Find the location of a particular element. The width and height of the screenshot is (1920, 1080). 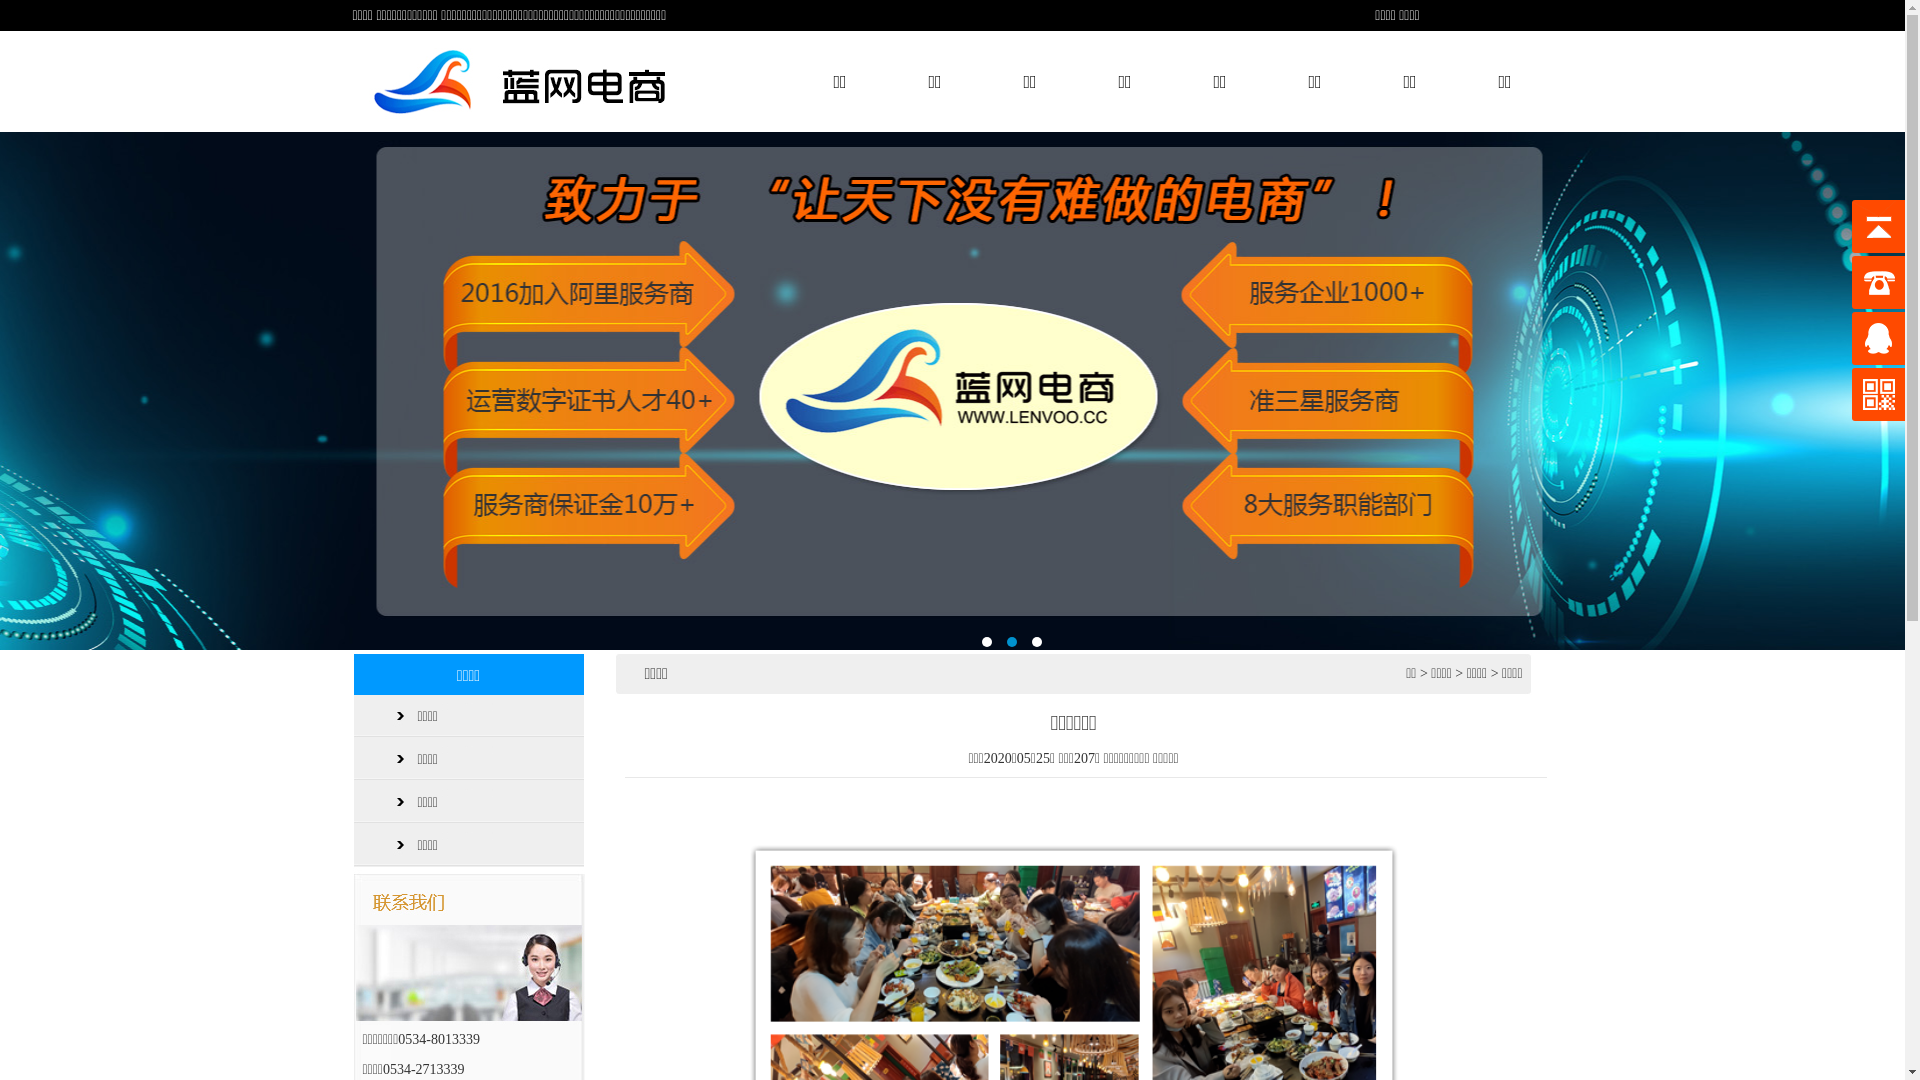

'3' is located at coordinates (1036, 641).